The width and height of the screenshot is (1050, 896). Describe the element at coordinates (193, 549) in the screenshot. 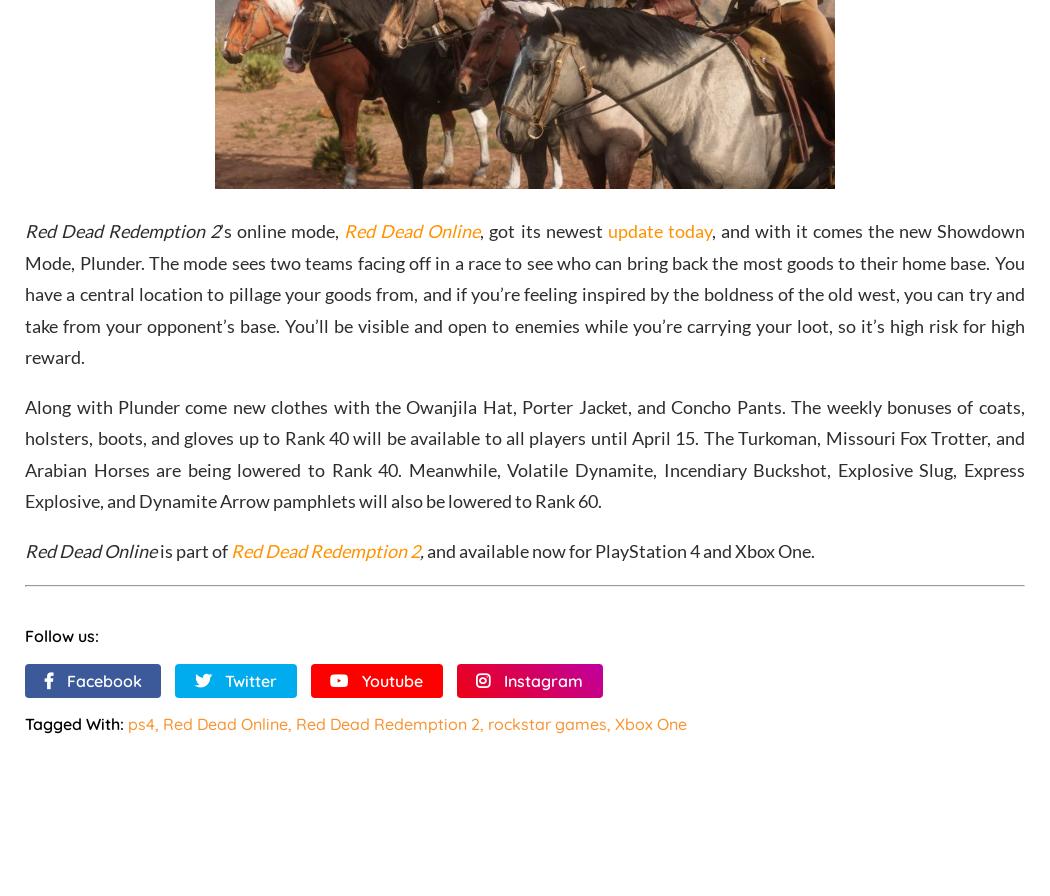

I see `'is part of'` at that location.